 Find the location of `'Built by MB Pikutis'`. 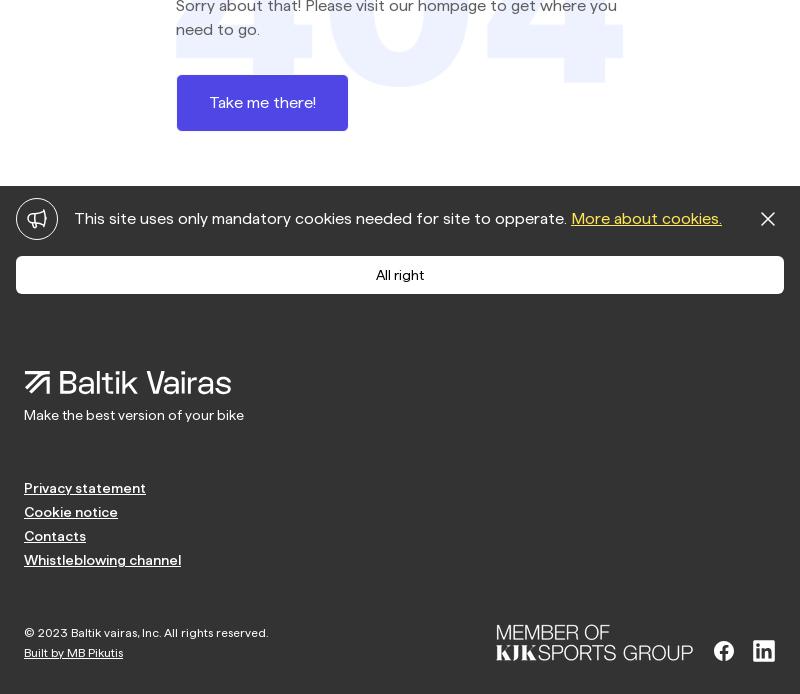

'Built by MB Pikutis' is located at coordinates (73, 651).